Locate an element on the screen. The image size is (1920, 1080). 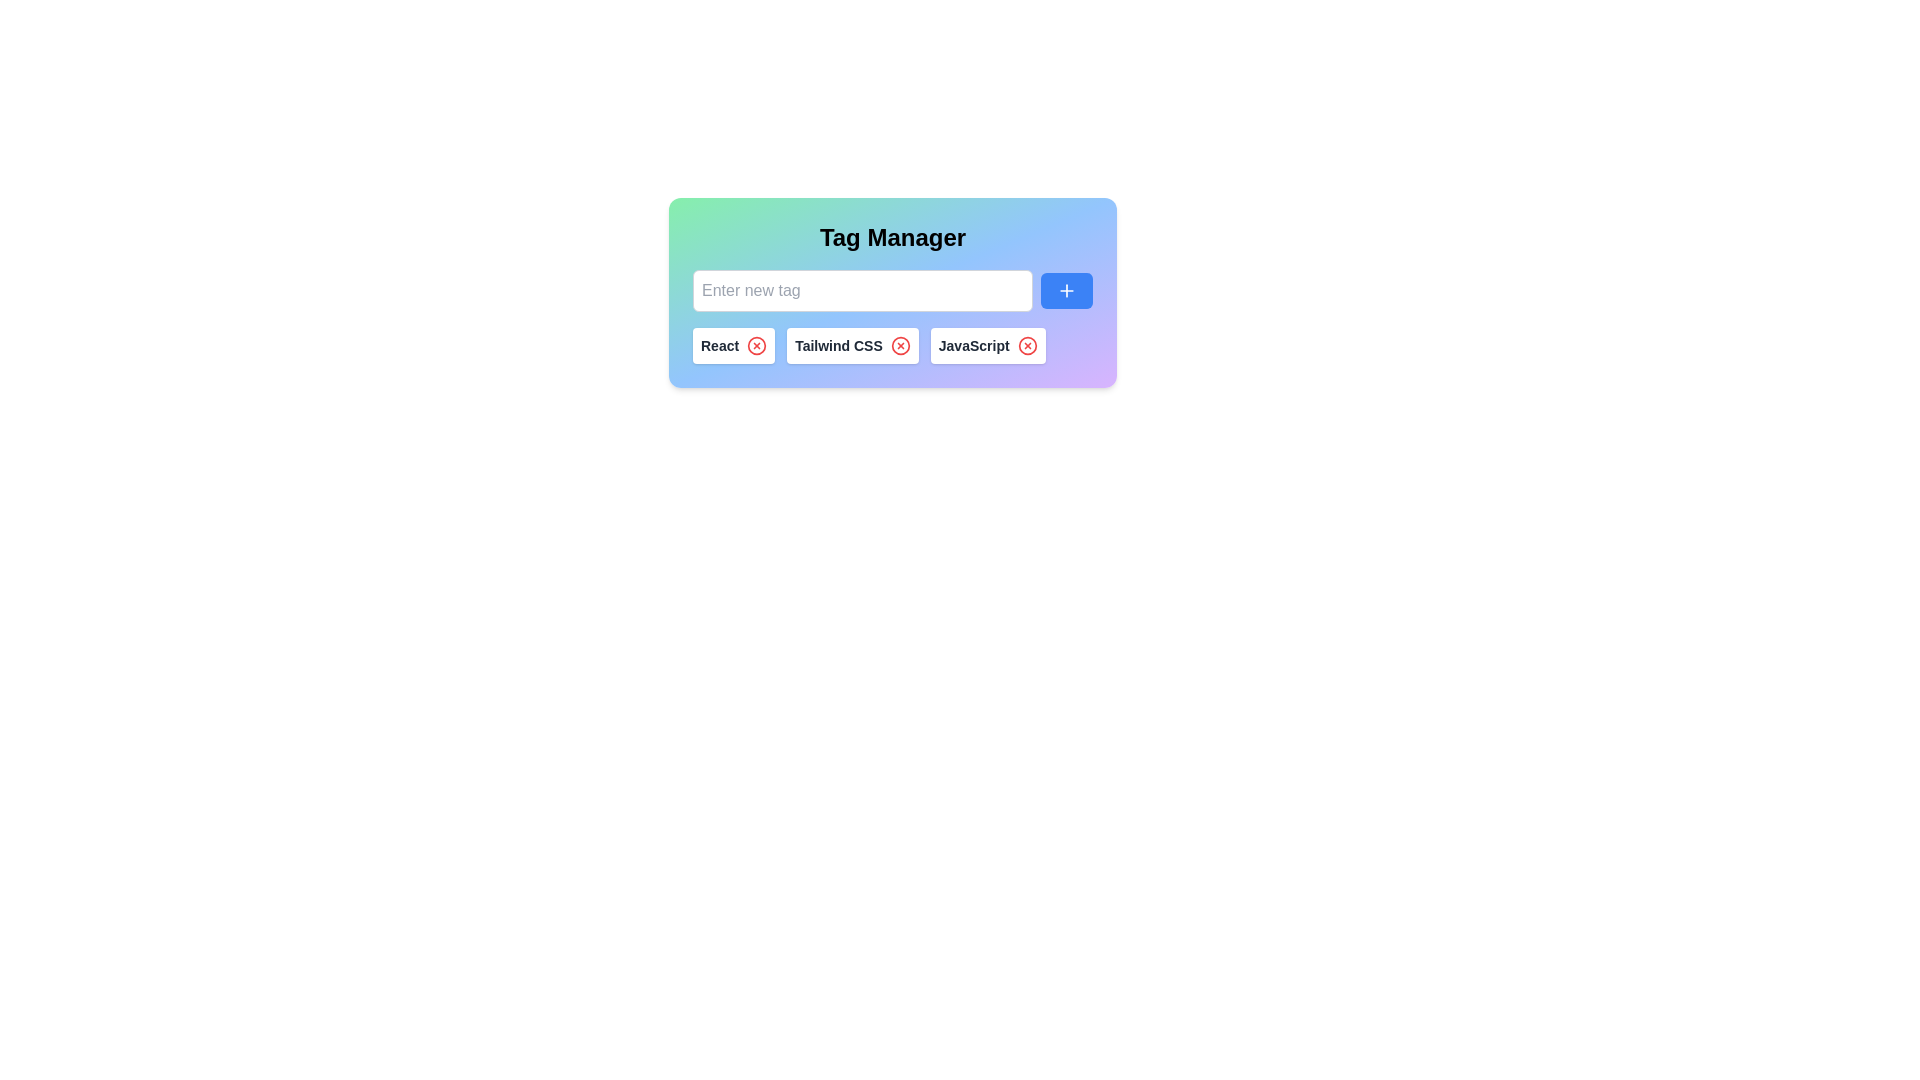
the input field to focus and allow text editing is located at coordinates (863, 290).